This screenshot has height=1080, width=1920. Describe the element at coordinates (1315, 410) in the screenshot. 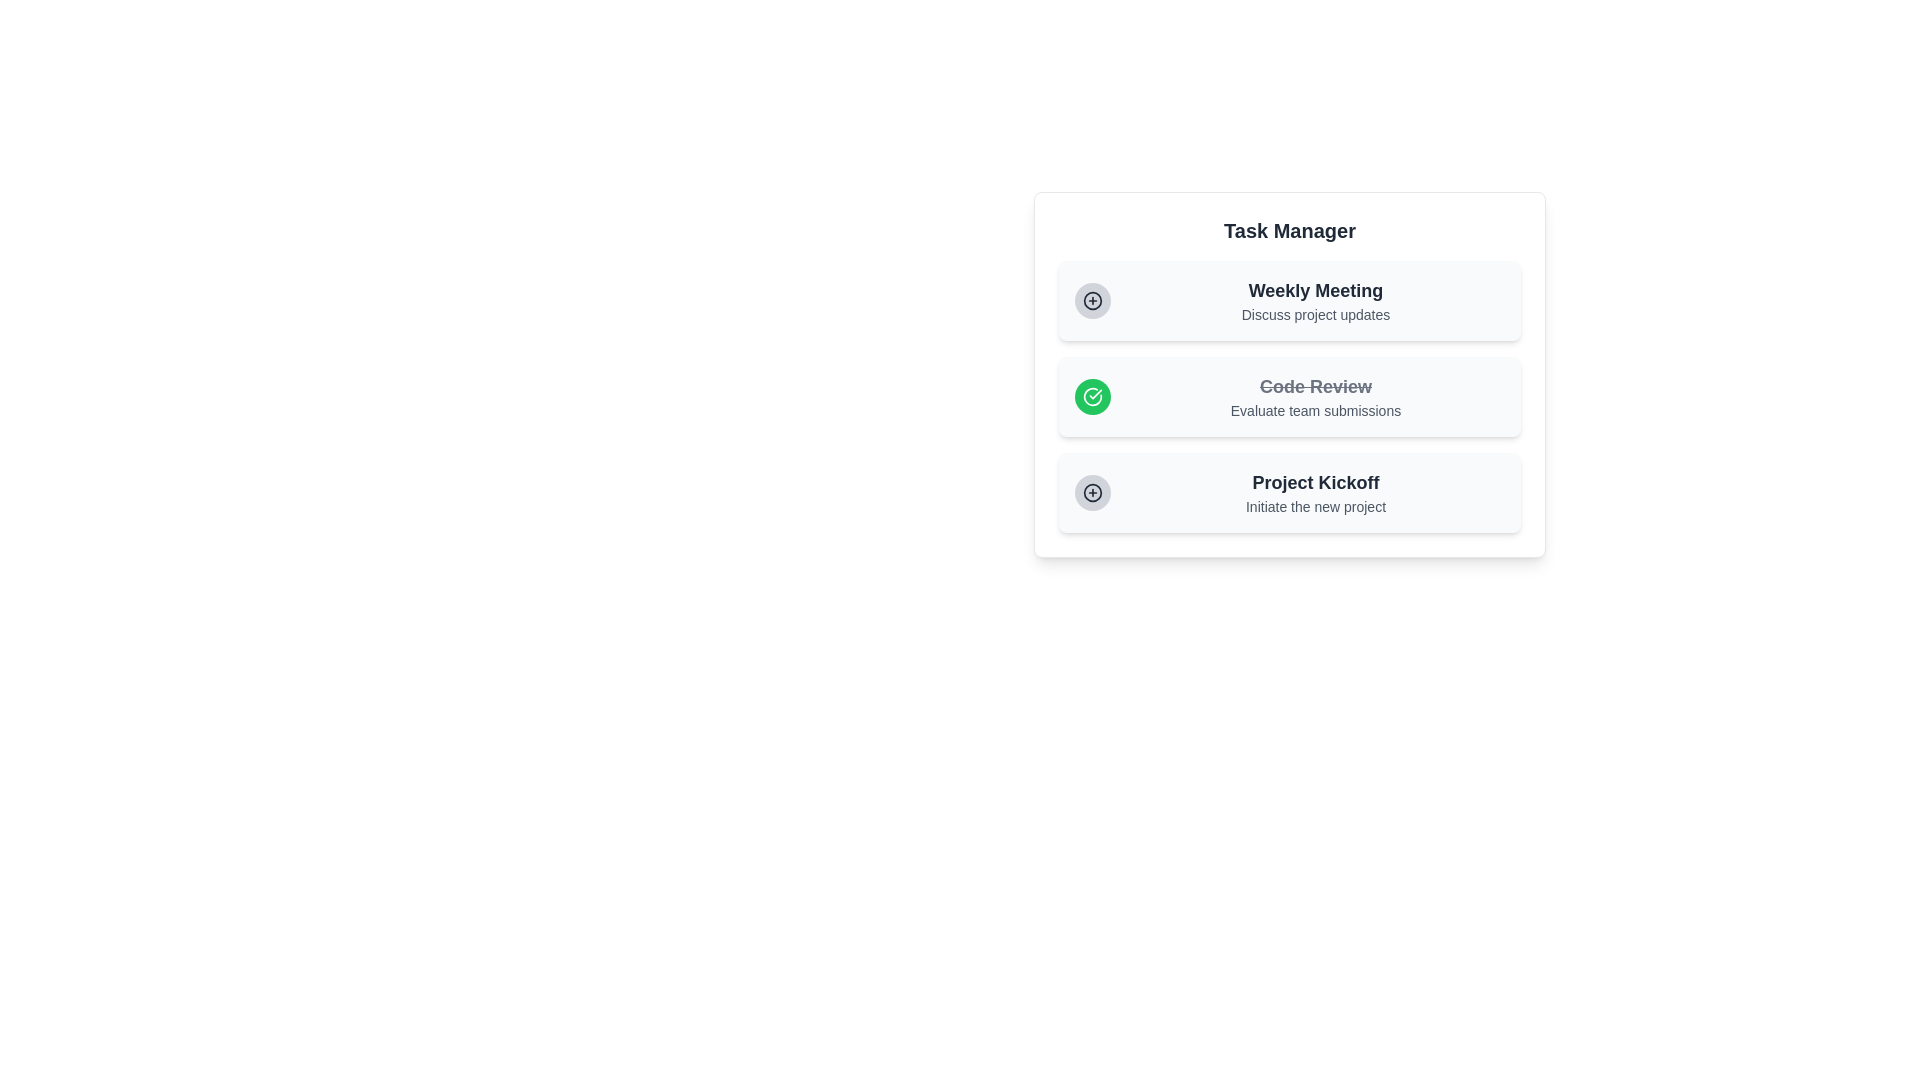

I see `text label providing context for the 'Code Review' task located below the 'Code Review' title in the second task card of the 'Task Manager' interface` at that location.